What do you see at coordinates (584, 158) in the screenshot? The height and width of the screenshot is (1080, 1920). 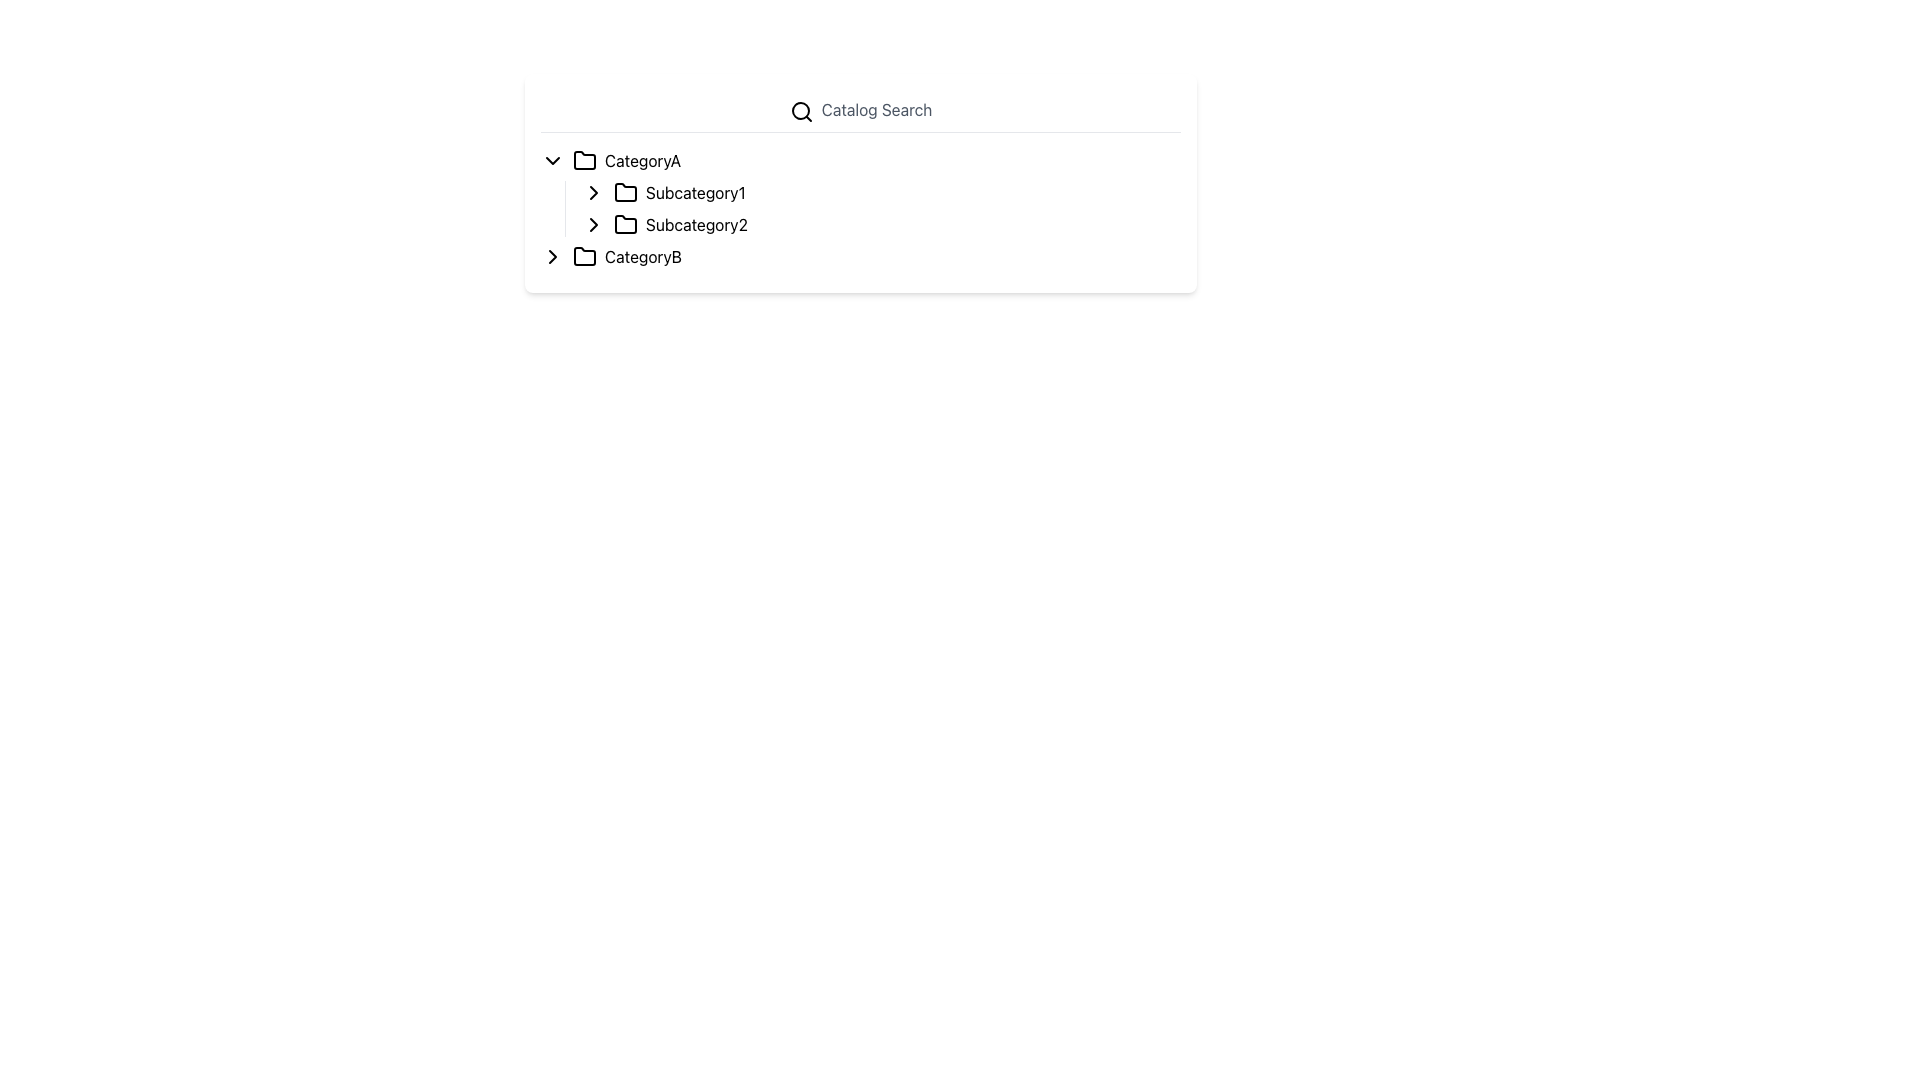 I see `the 'CategoryA' folder icon located next to the text label 'CategoryA' in the hierarchical list` at bounding box center [584, 158].